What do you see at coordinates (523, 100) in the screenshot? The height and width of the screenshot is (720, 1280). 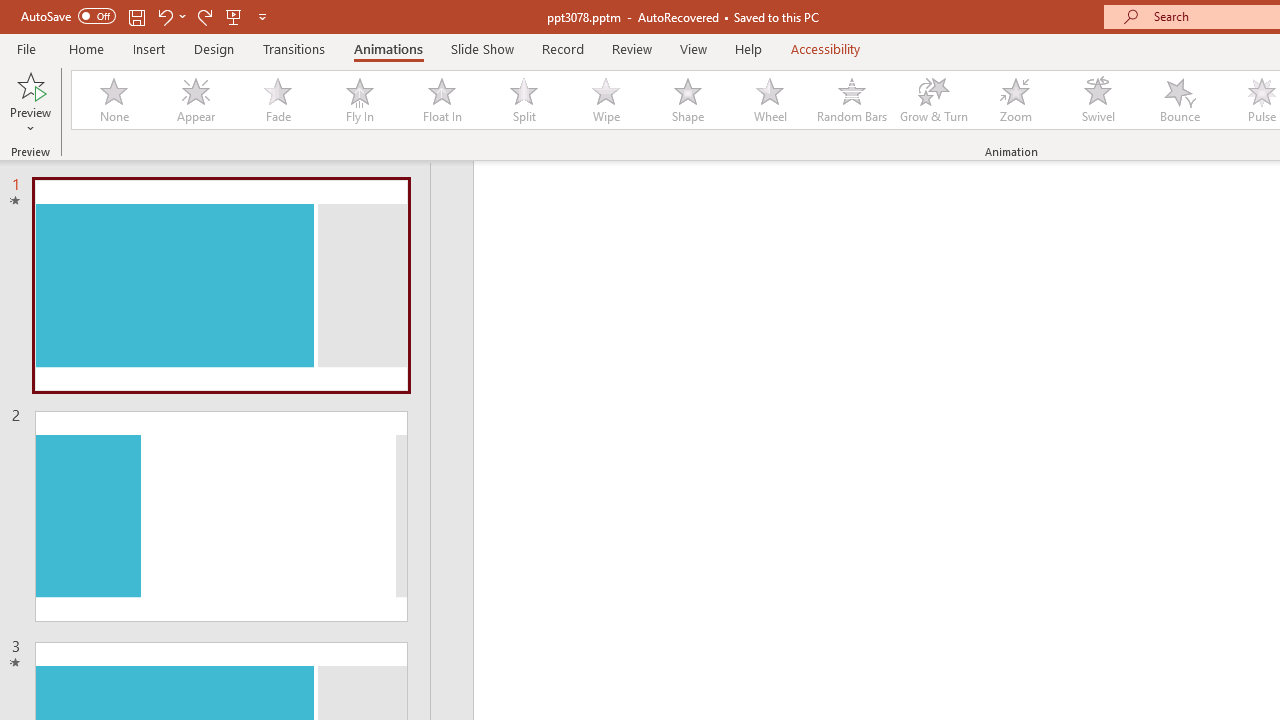 I see `'Split'` at bounding box center [523, 100].